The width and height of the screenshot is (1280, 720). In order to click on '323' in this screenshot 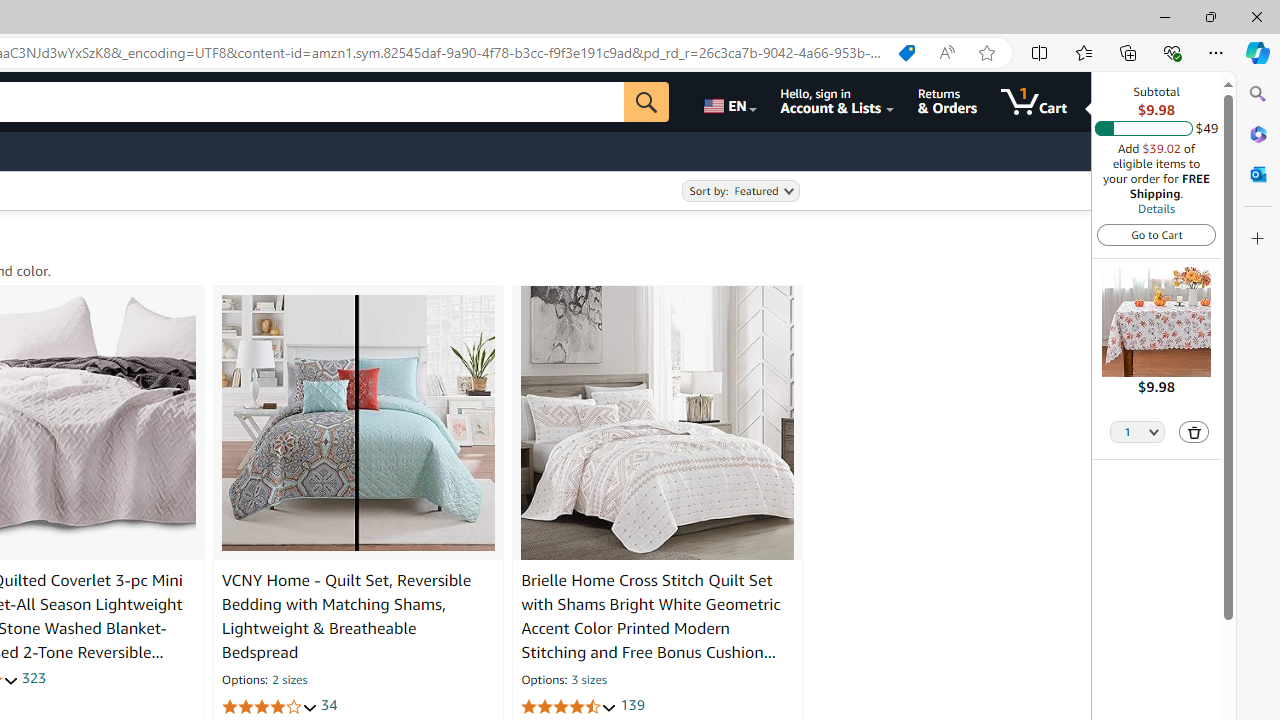, I will do `click(33, 677)`.